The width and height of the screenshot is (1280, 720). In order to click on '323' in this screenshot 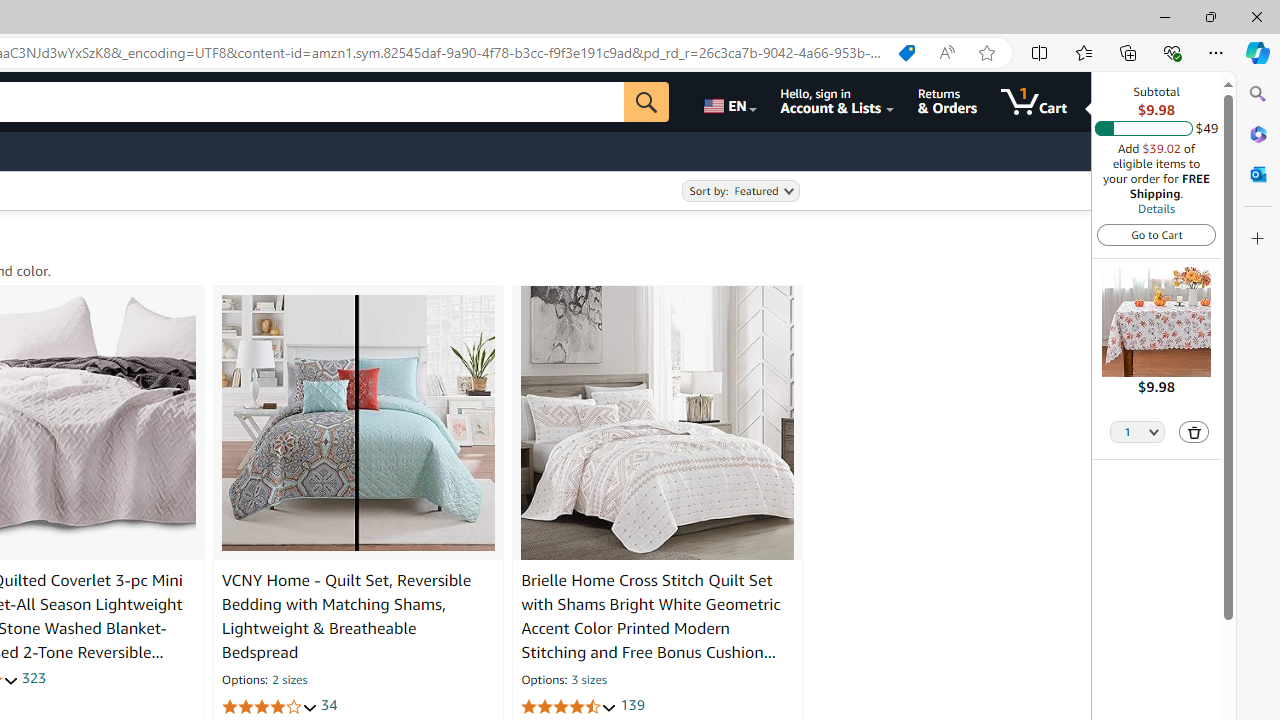, I will do `click(33, 677)`.